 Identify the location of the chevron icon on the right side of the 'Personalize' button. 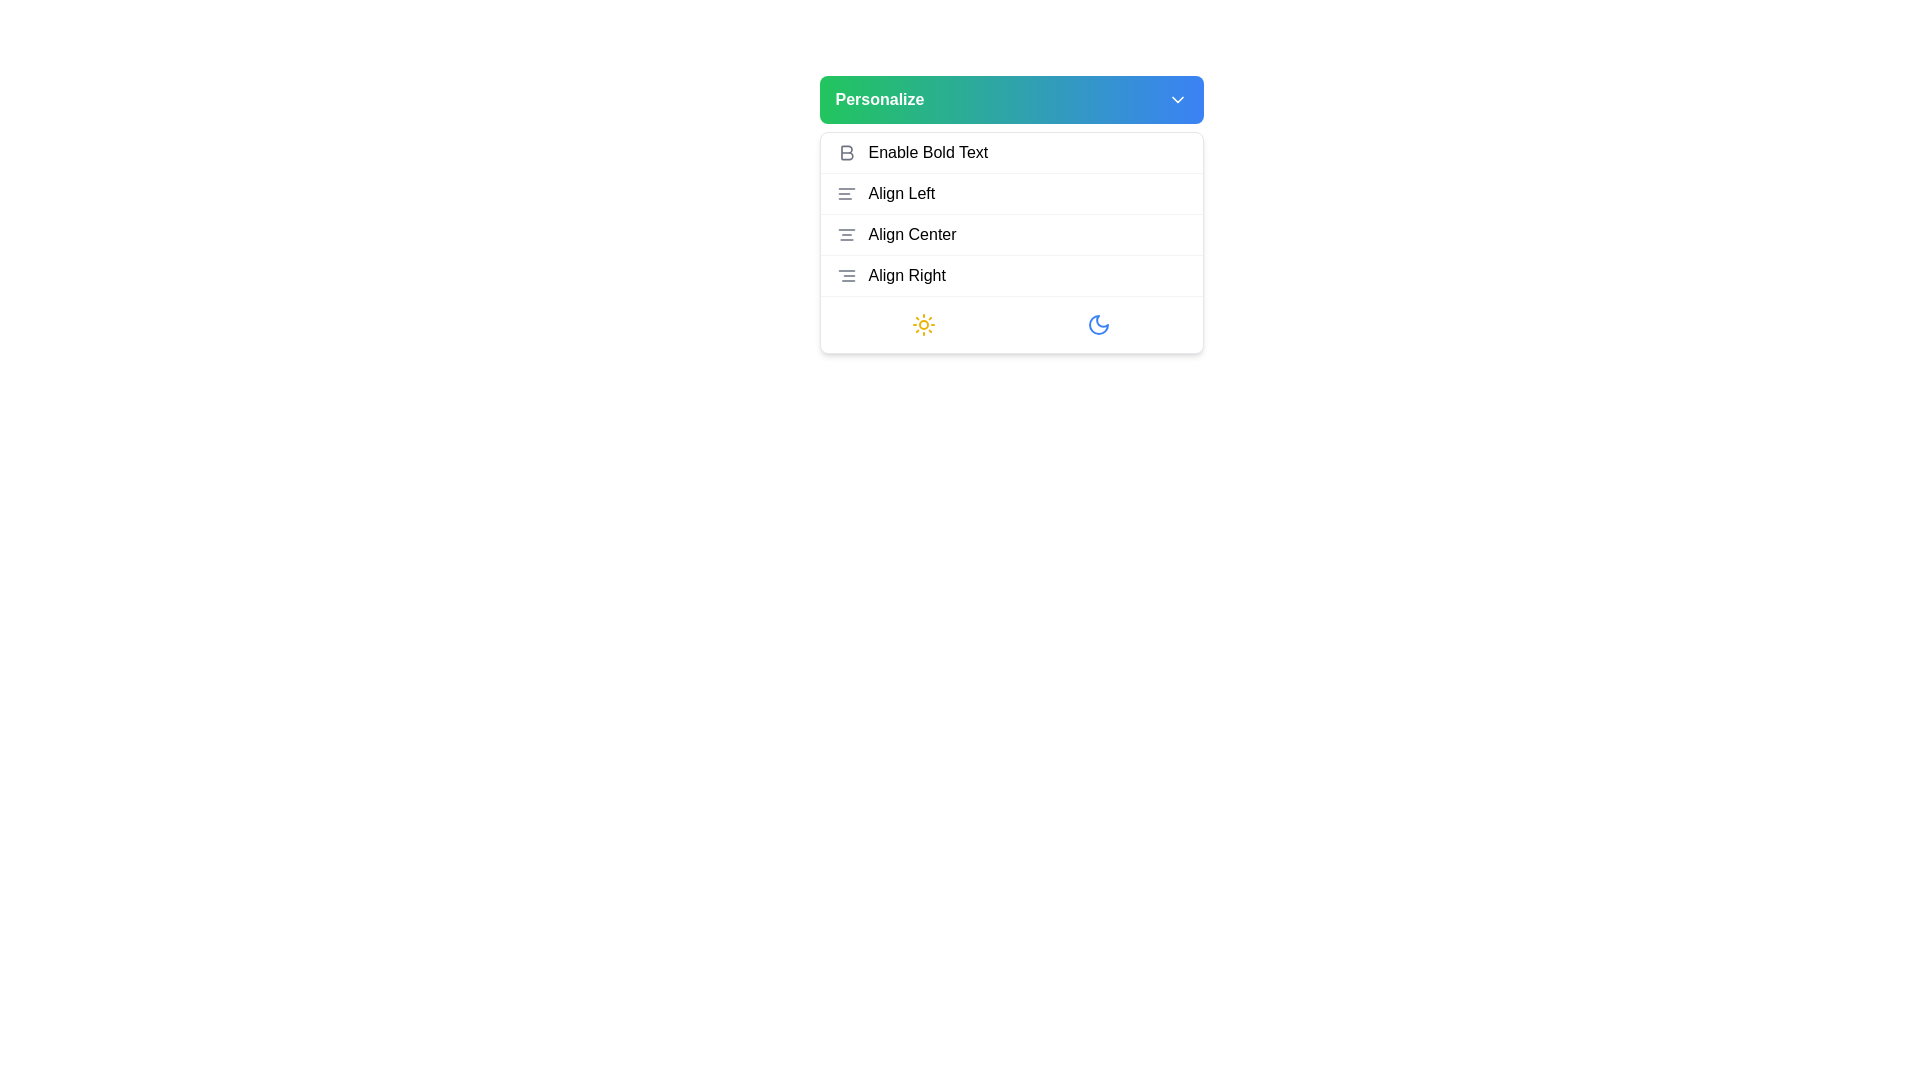
(1177, 100).